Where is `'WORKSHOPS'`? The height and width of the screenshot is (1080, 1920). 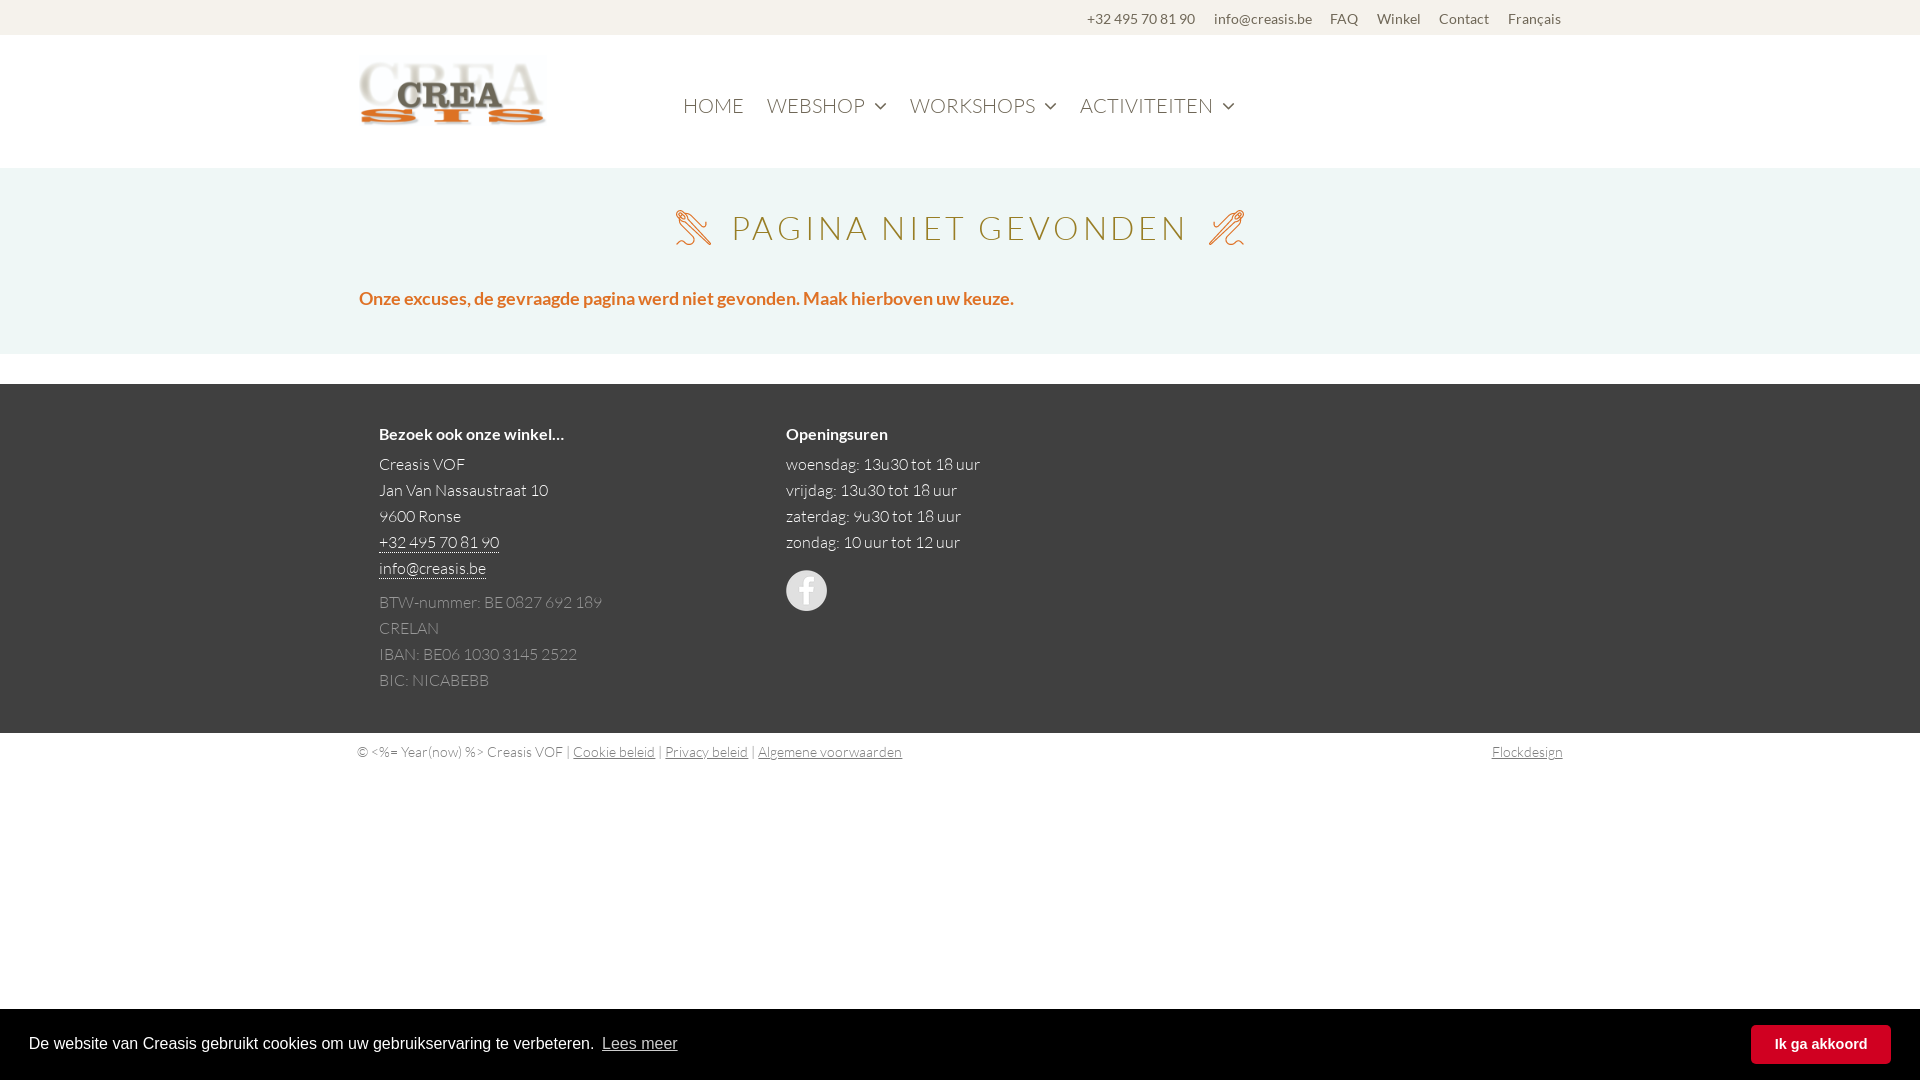
'WORKSHOPS' is located at coordinates (983, 105).